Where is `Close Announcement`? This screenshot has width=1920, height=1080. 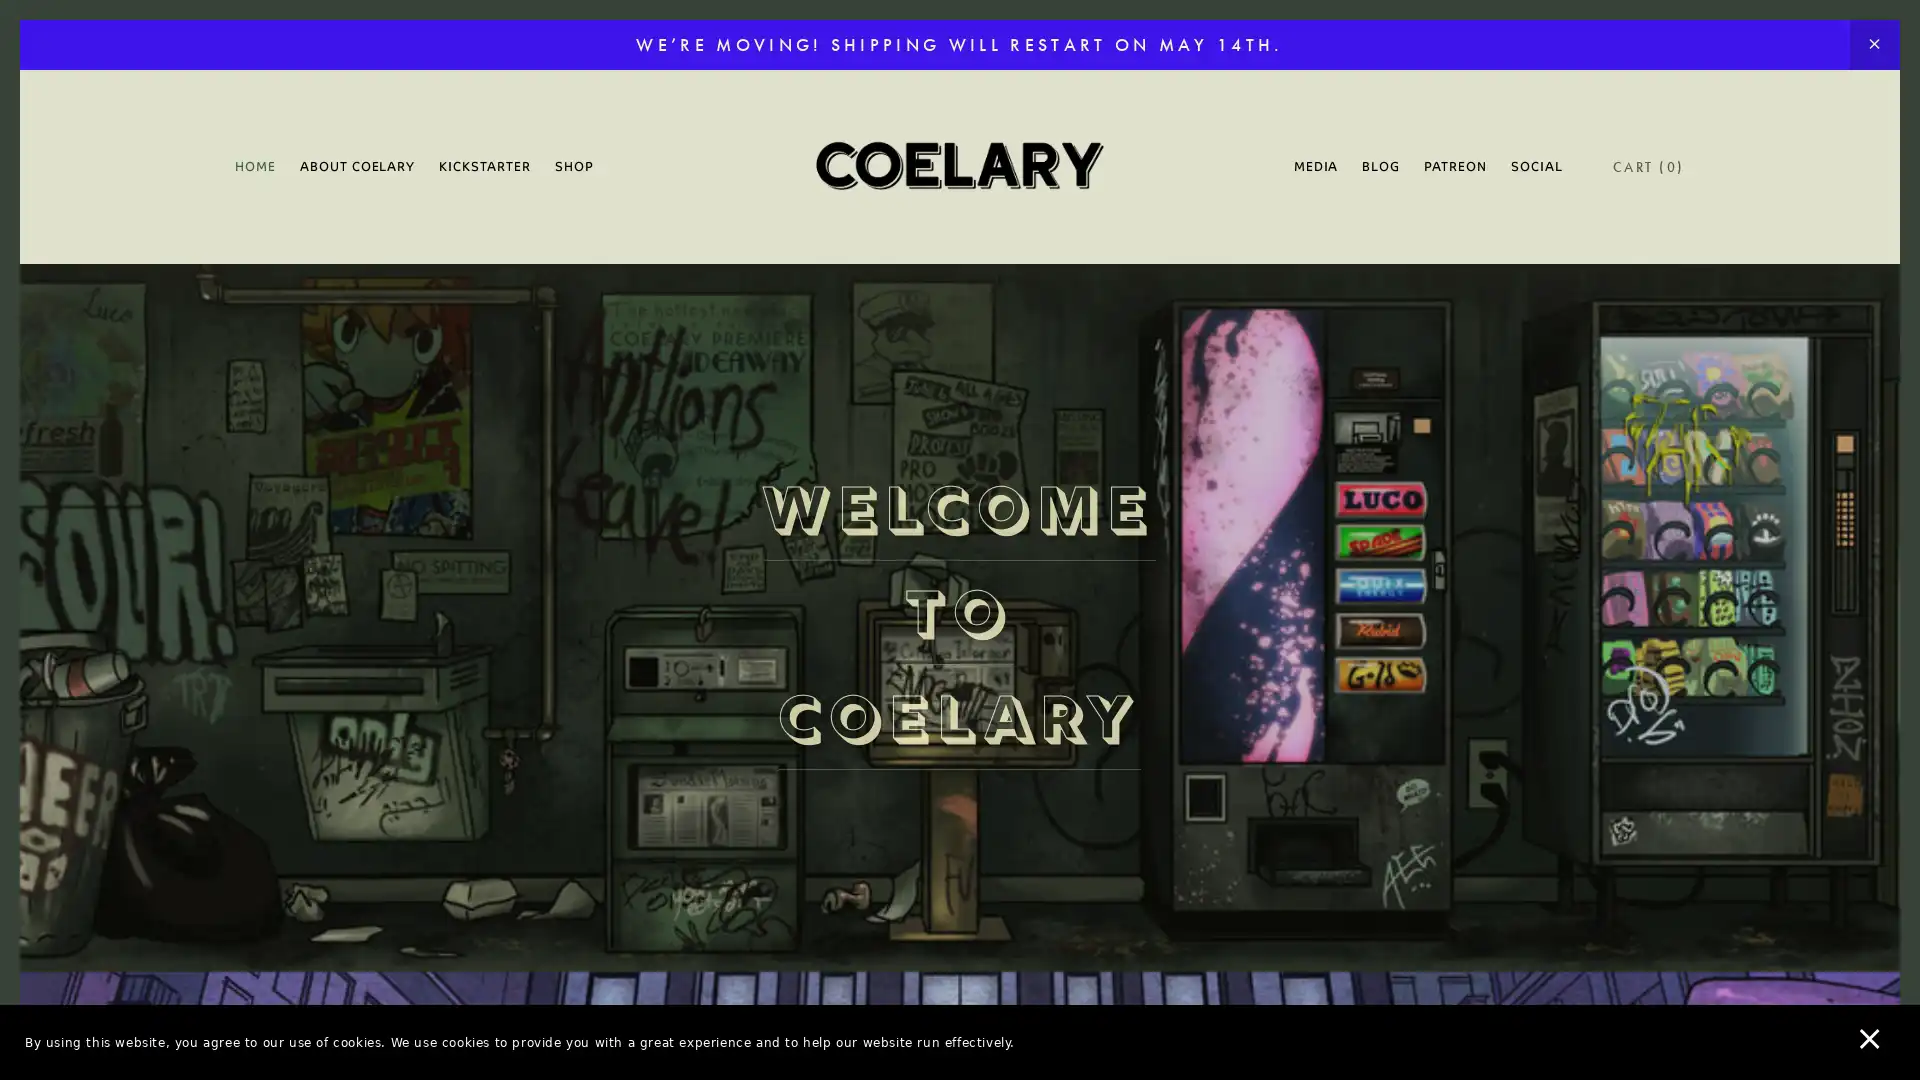
Close Announcement is located at coordinates (1873, 45).